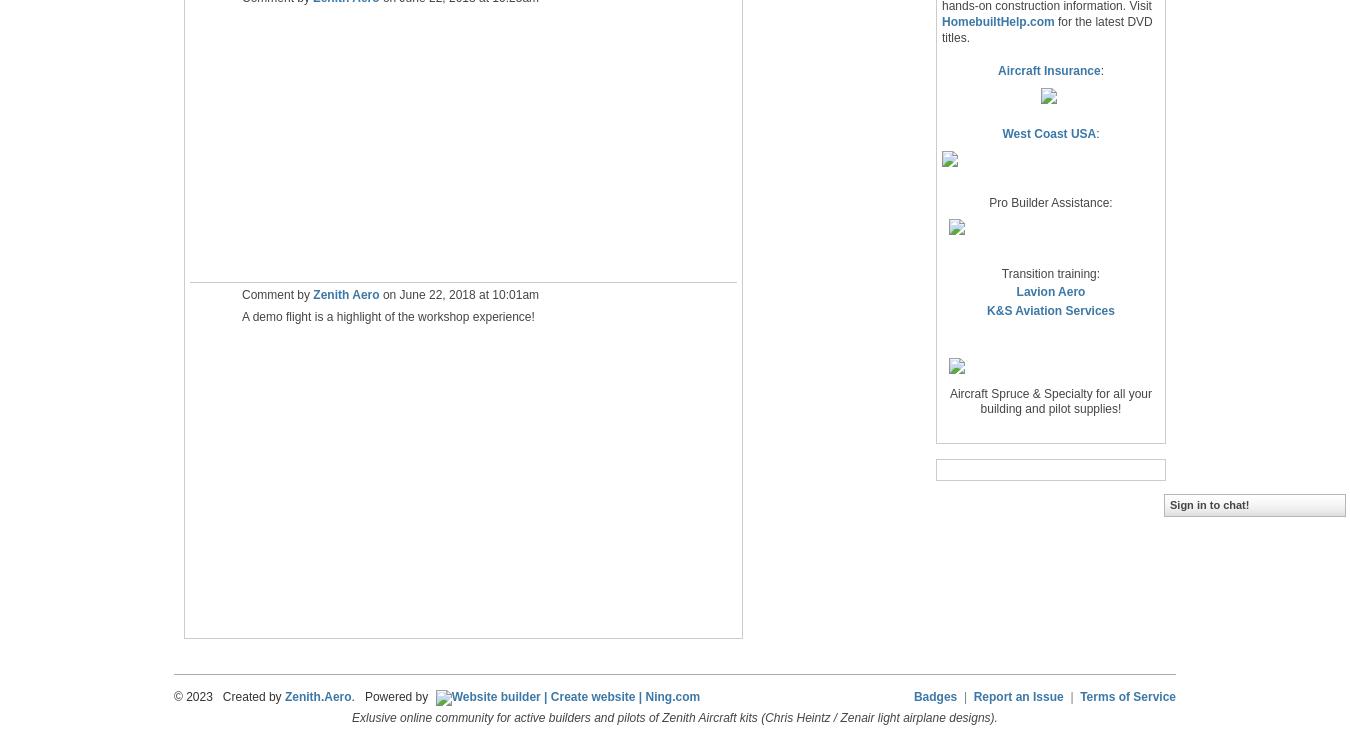 The width and height of the screenshot is (1350, 742). I want to click on 'West Coast USA', so click(1048, 134).